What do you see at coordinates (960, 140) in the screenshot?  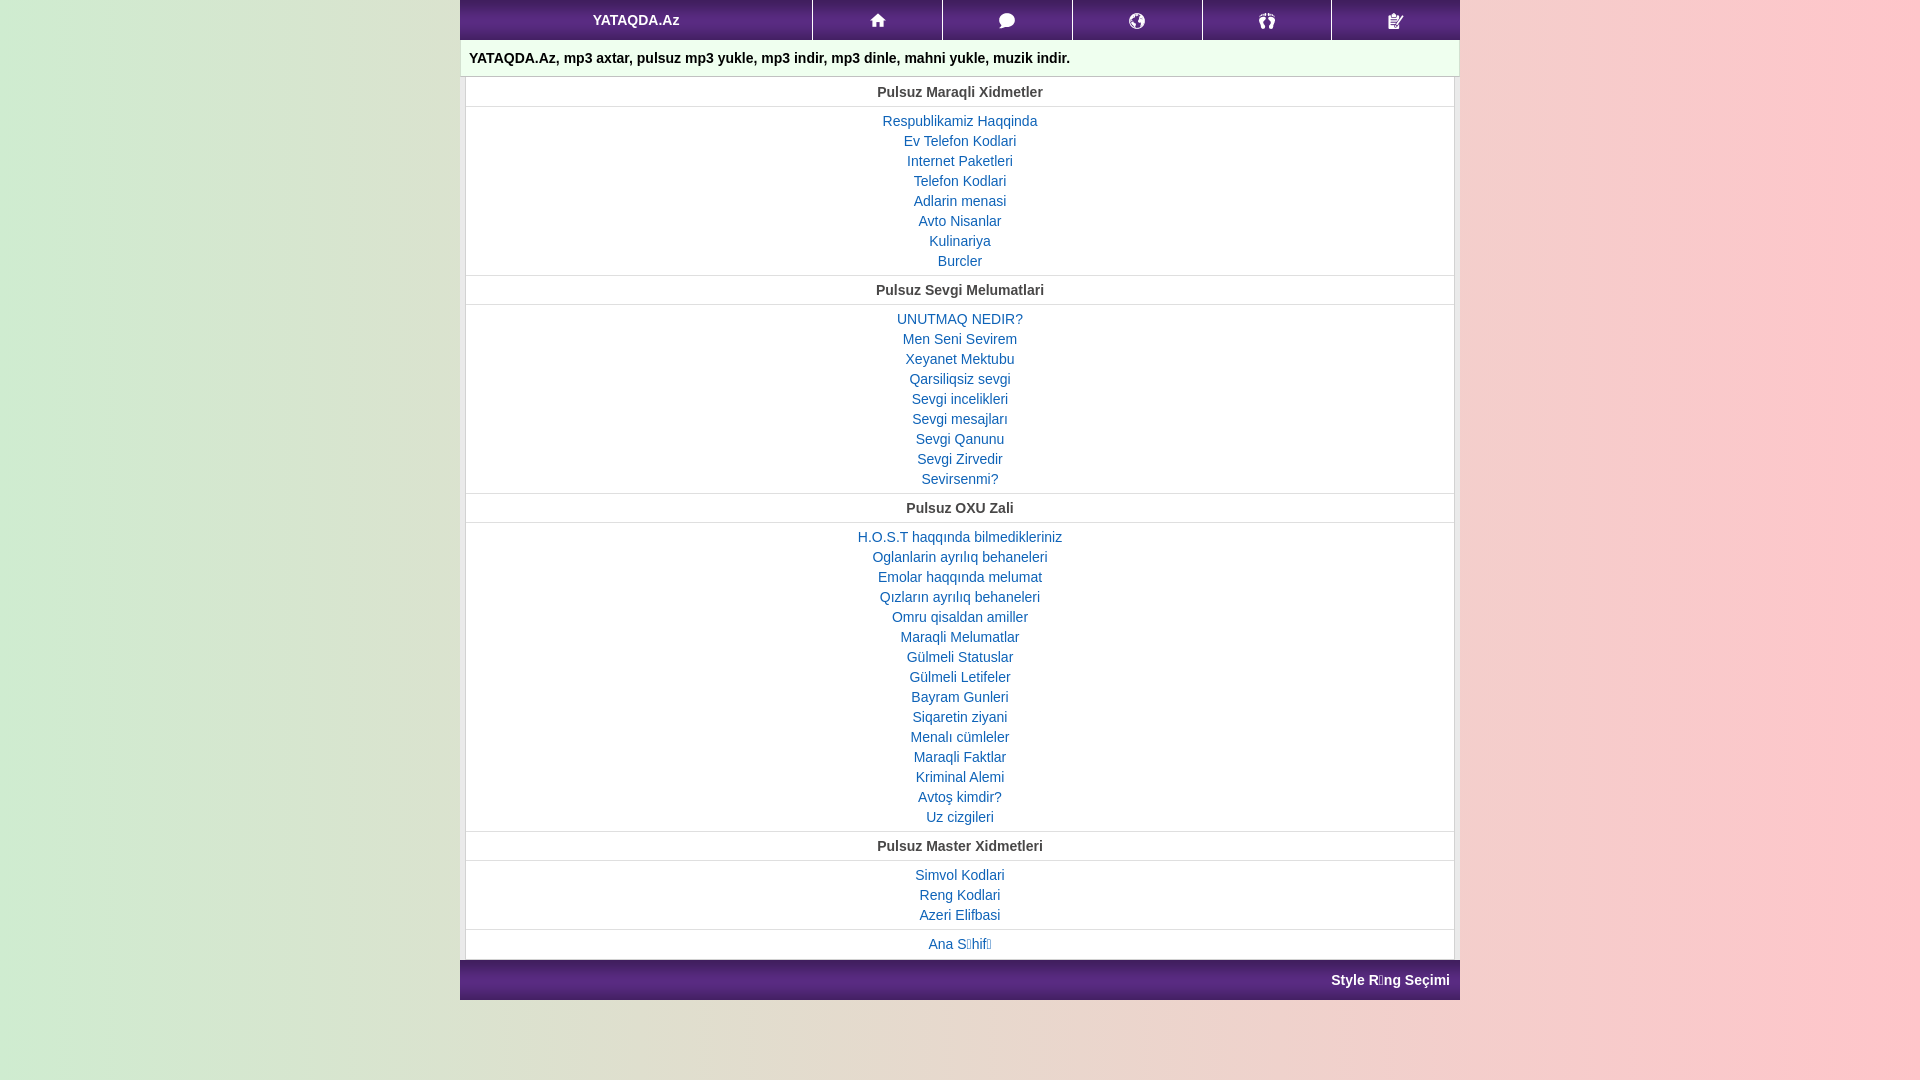 I see `'Ev Telefon Kodlari'` at bounding box center [960, 140].